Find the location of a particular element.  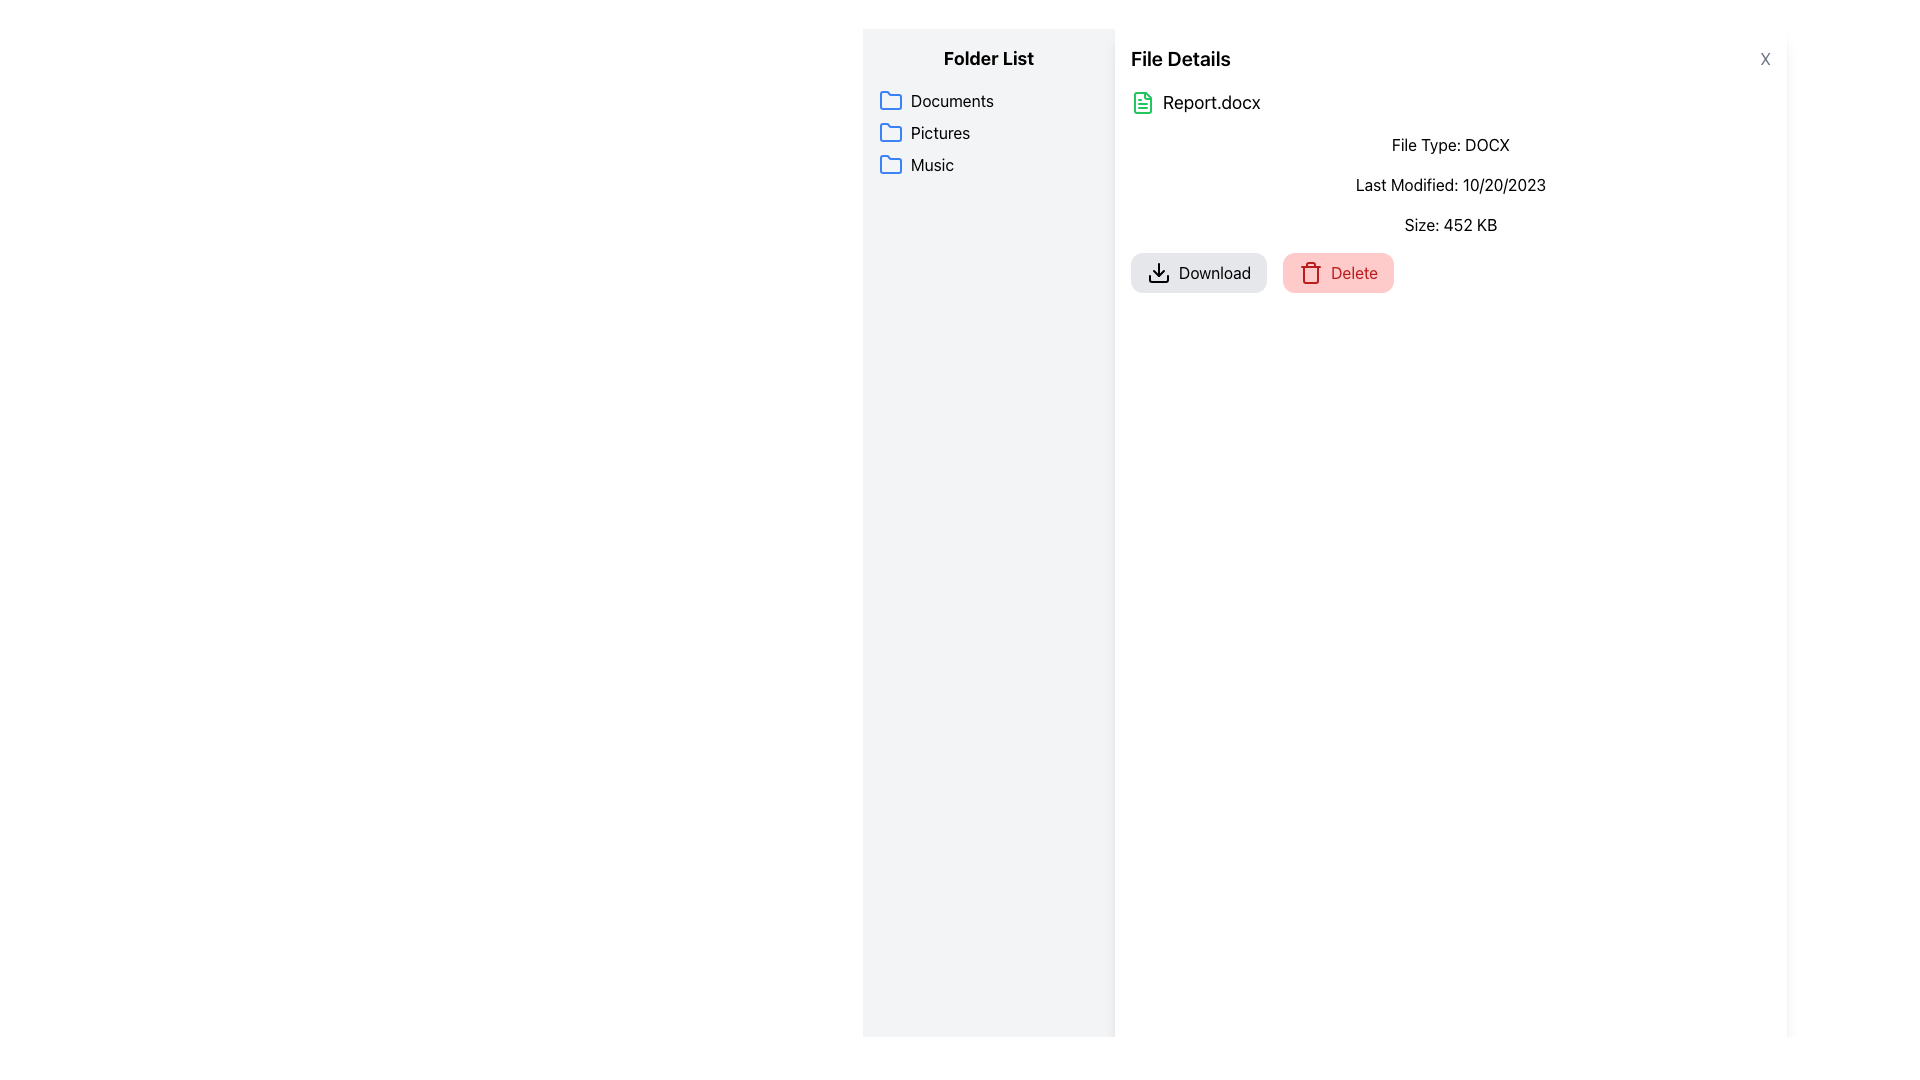

the 'Pictures' folder icon located in the left panel under the 'Folder List' section, which is the second folder icon is located at coordinates (890, 132).